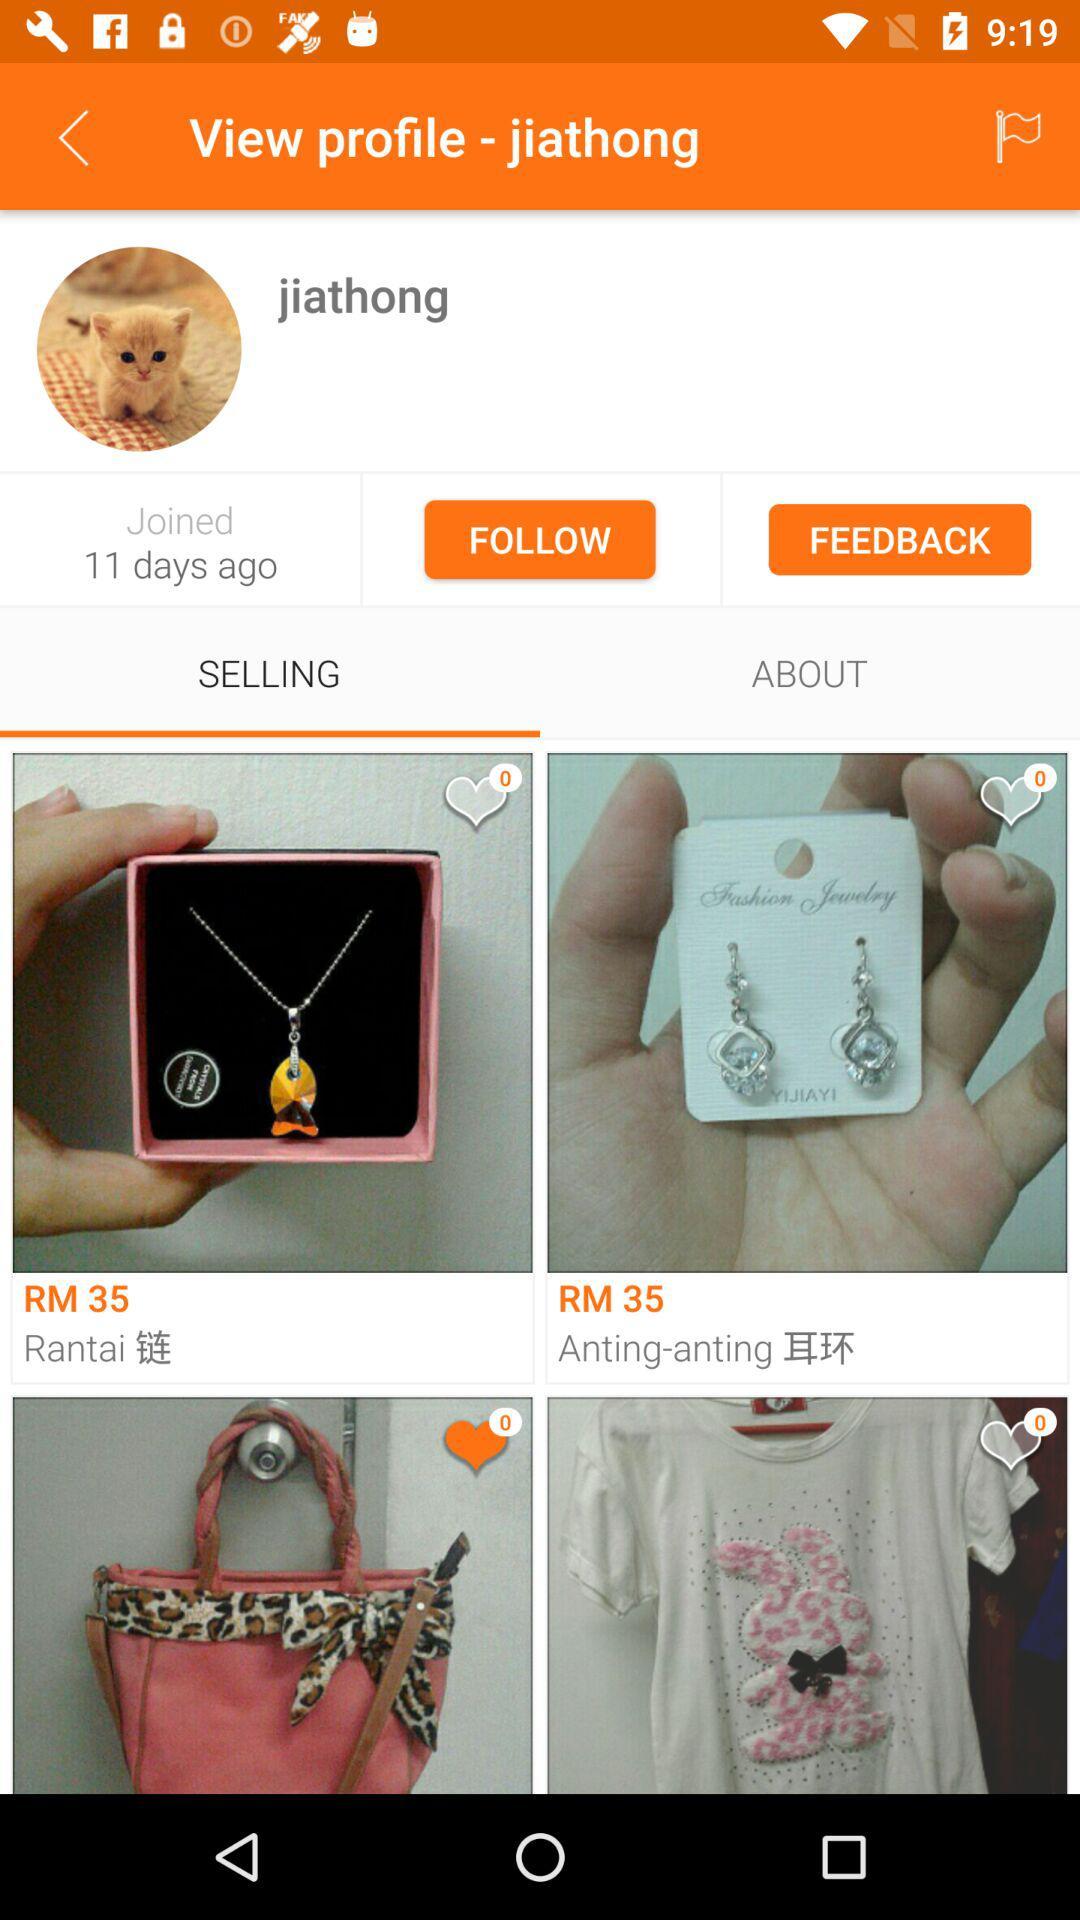 This screenshot has height=1920, width=1080. Describe the element at coordinates (474, 805) in the screenshot. I see `like the image` at that location.